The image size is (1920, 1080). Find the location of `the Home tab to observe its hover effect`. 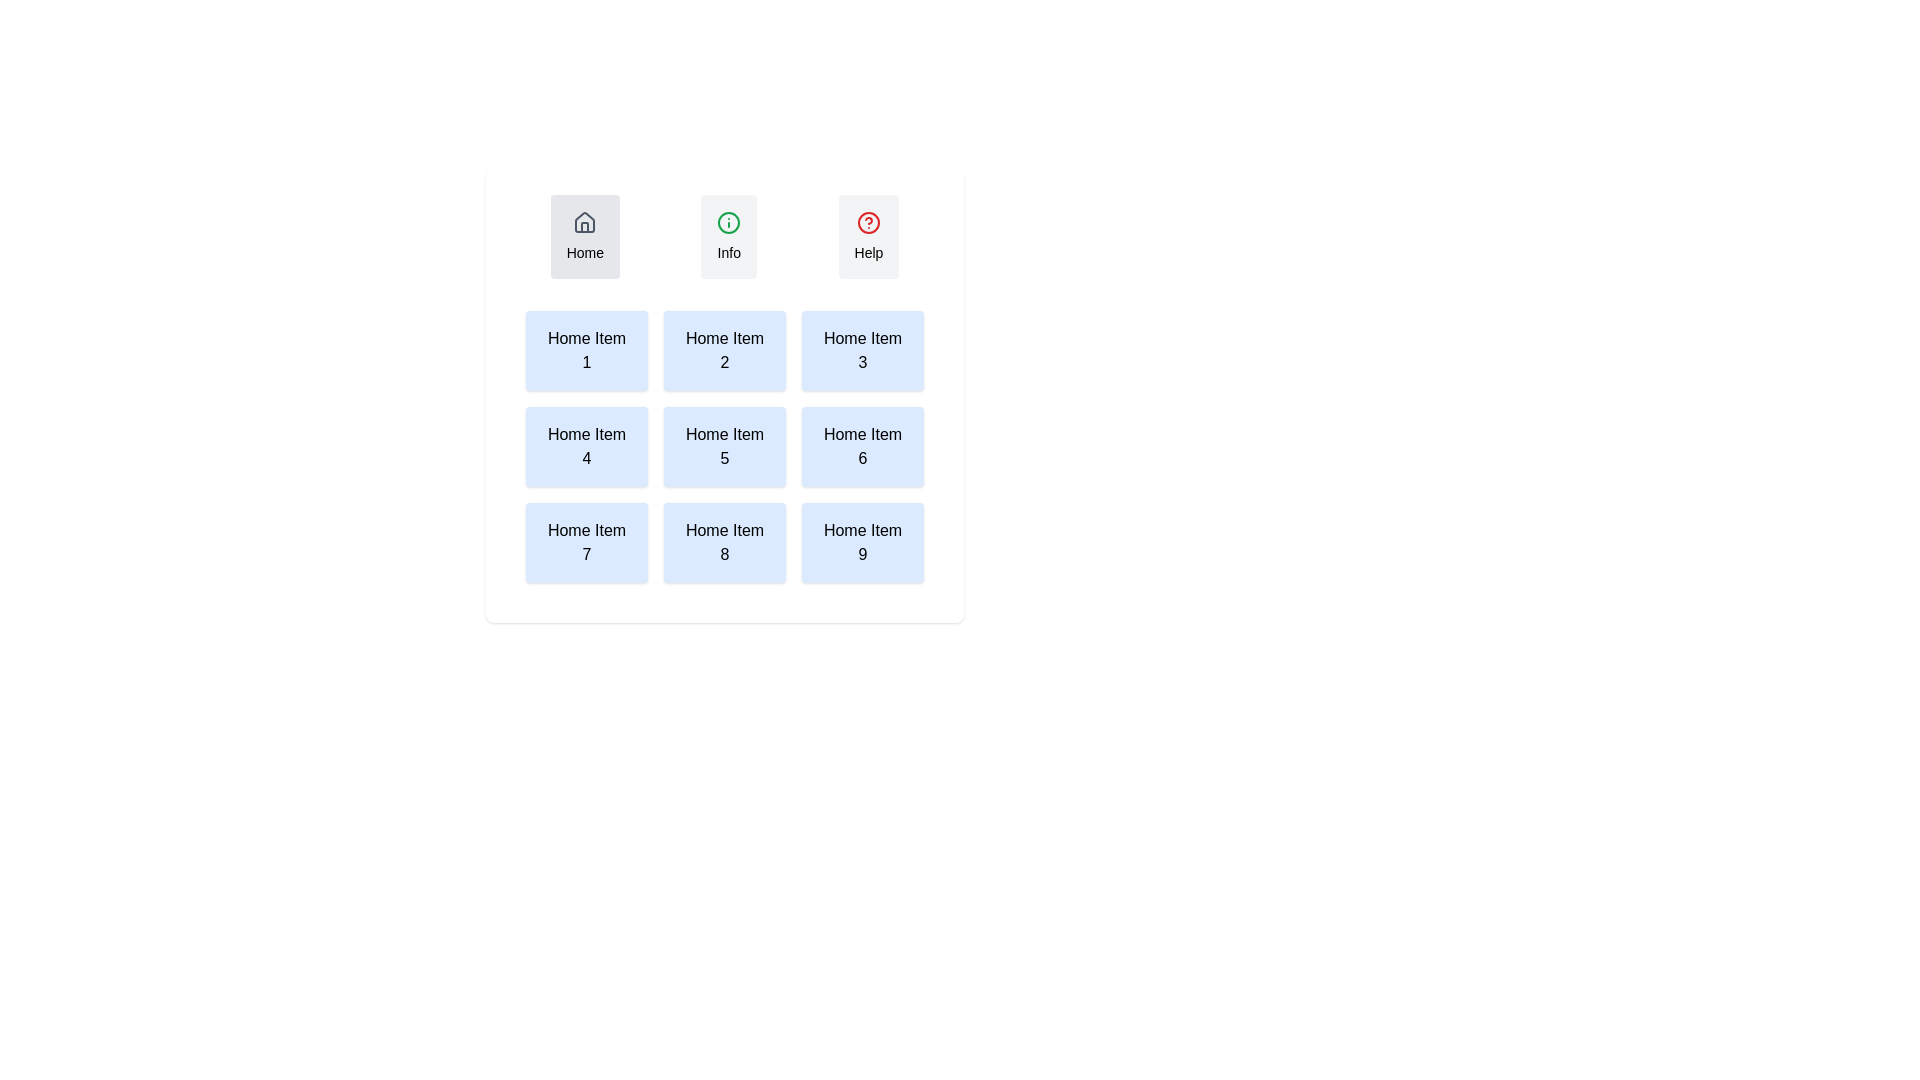

the Home tab to observe its hover effect is located at coordinates (584, 235).